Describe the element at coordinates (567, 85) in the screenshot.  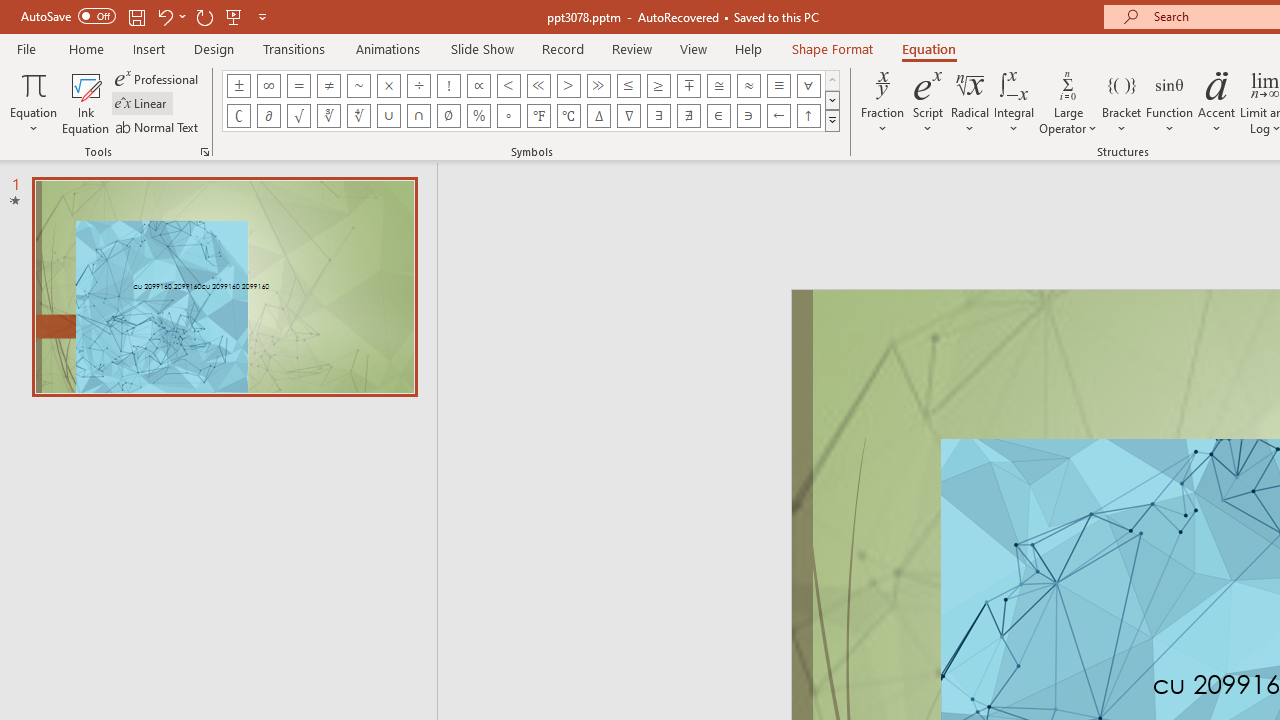
I see `'Equation Symbol Greater Than'` at that location.